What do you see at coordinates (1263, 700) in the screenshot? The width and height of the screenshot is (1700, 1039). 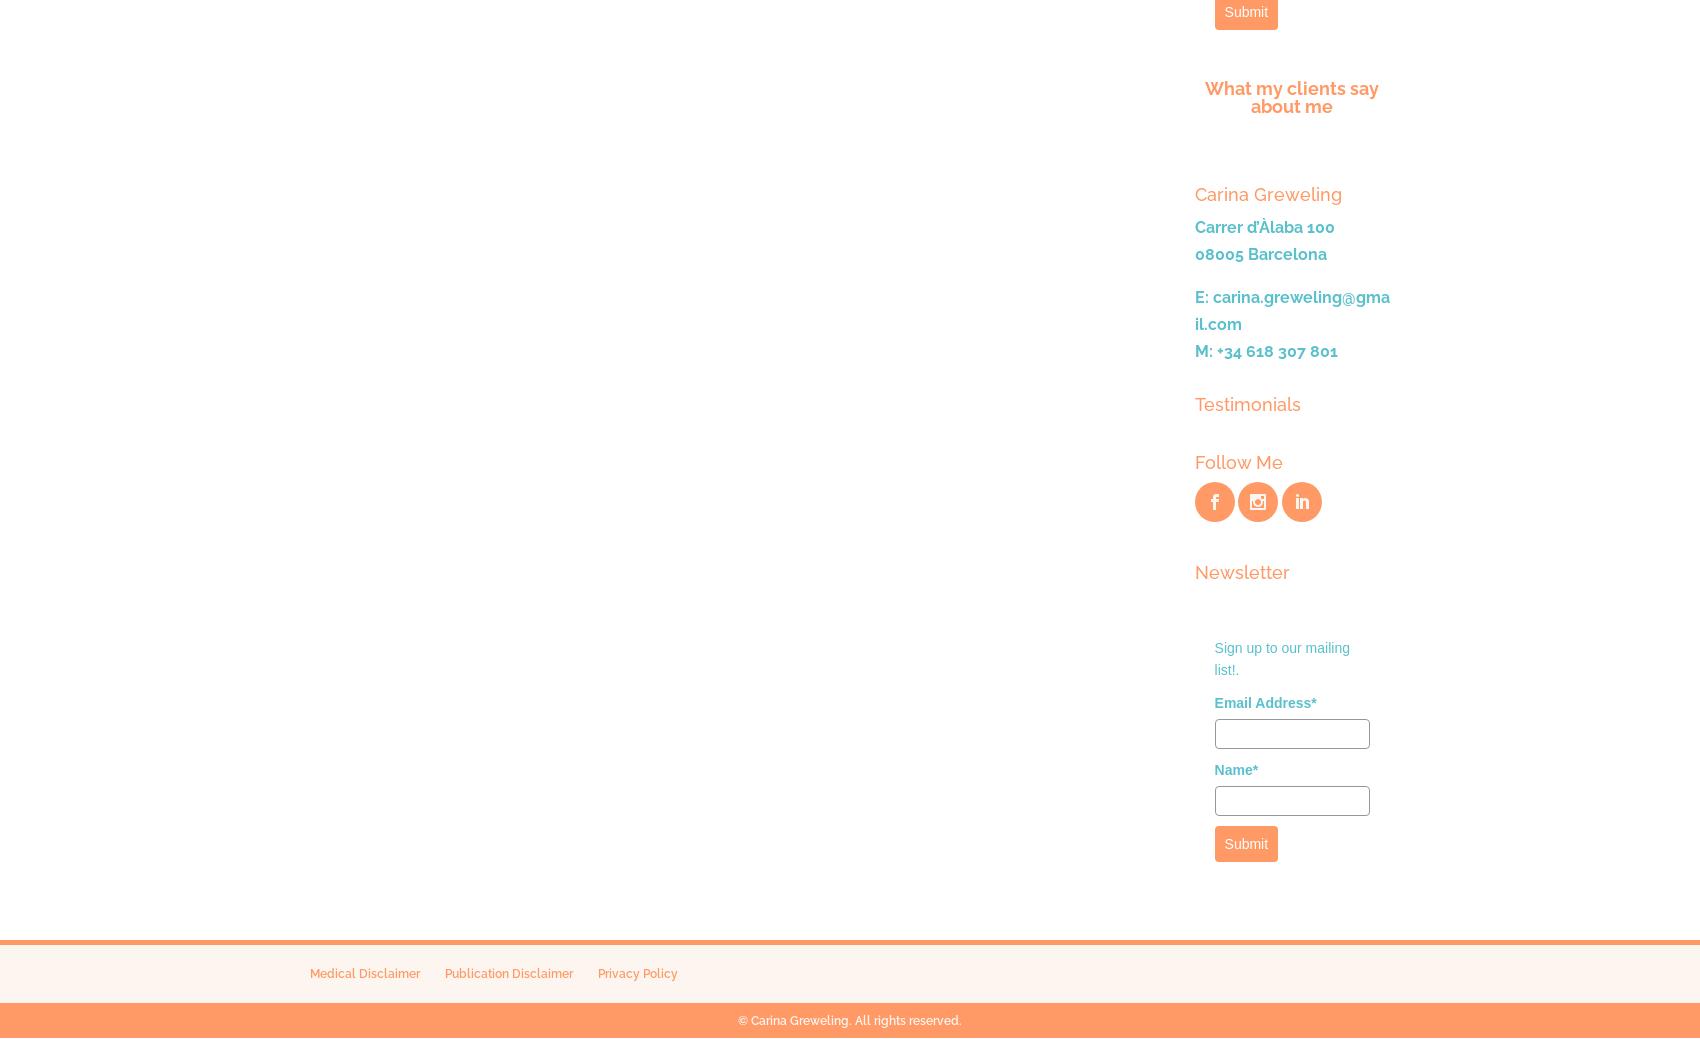 I see `'Email Address*'` at bounding box center [1263, 700].